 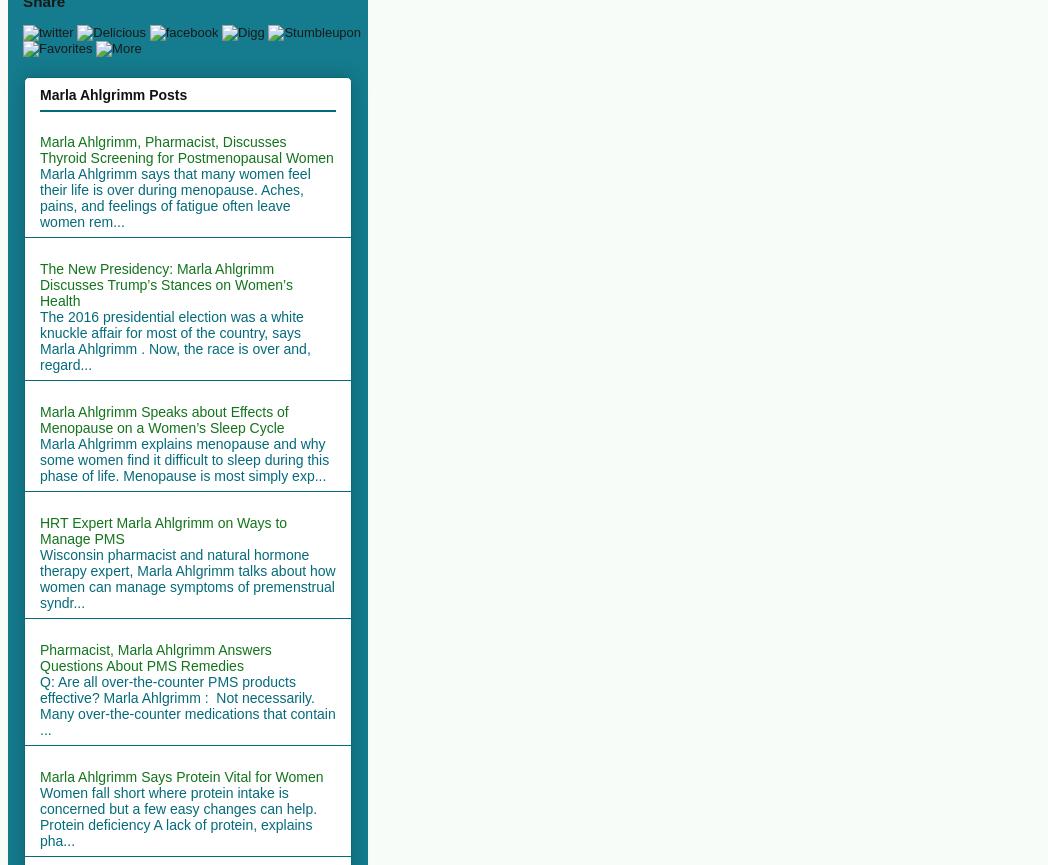 I want to click on 'Pharmacist, Marla Ahlgrimm Answers Questions About PMS Remedies', so click(x=39, y=656).